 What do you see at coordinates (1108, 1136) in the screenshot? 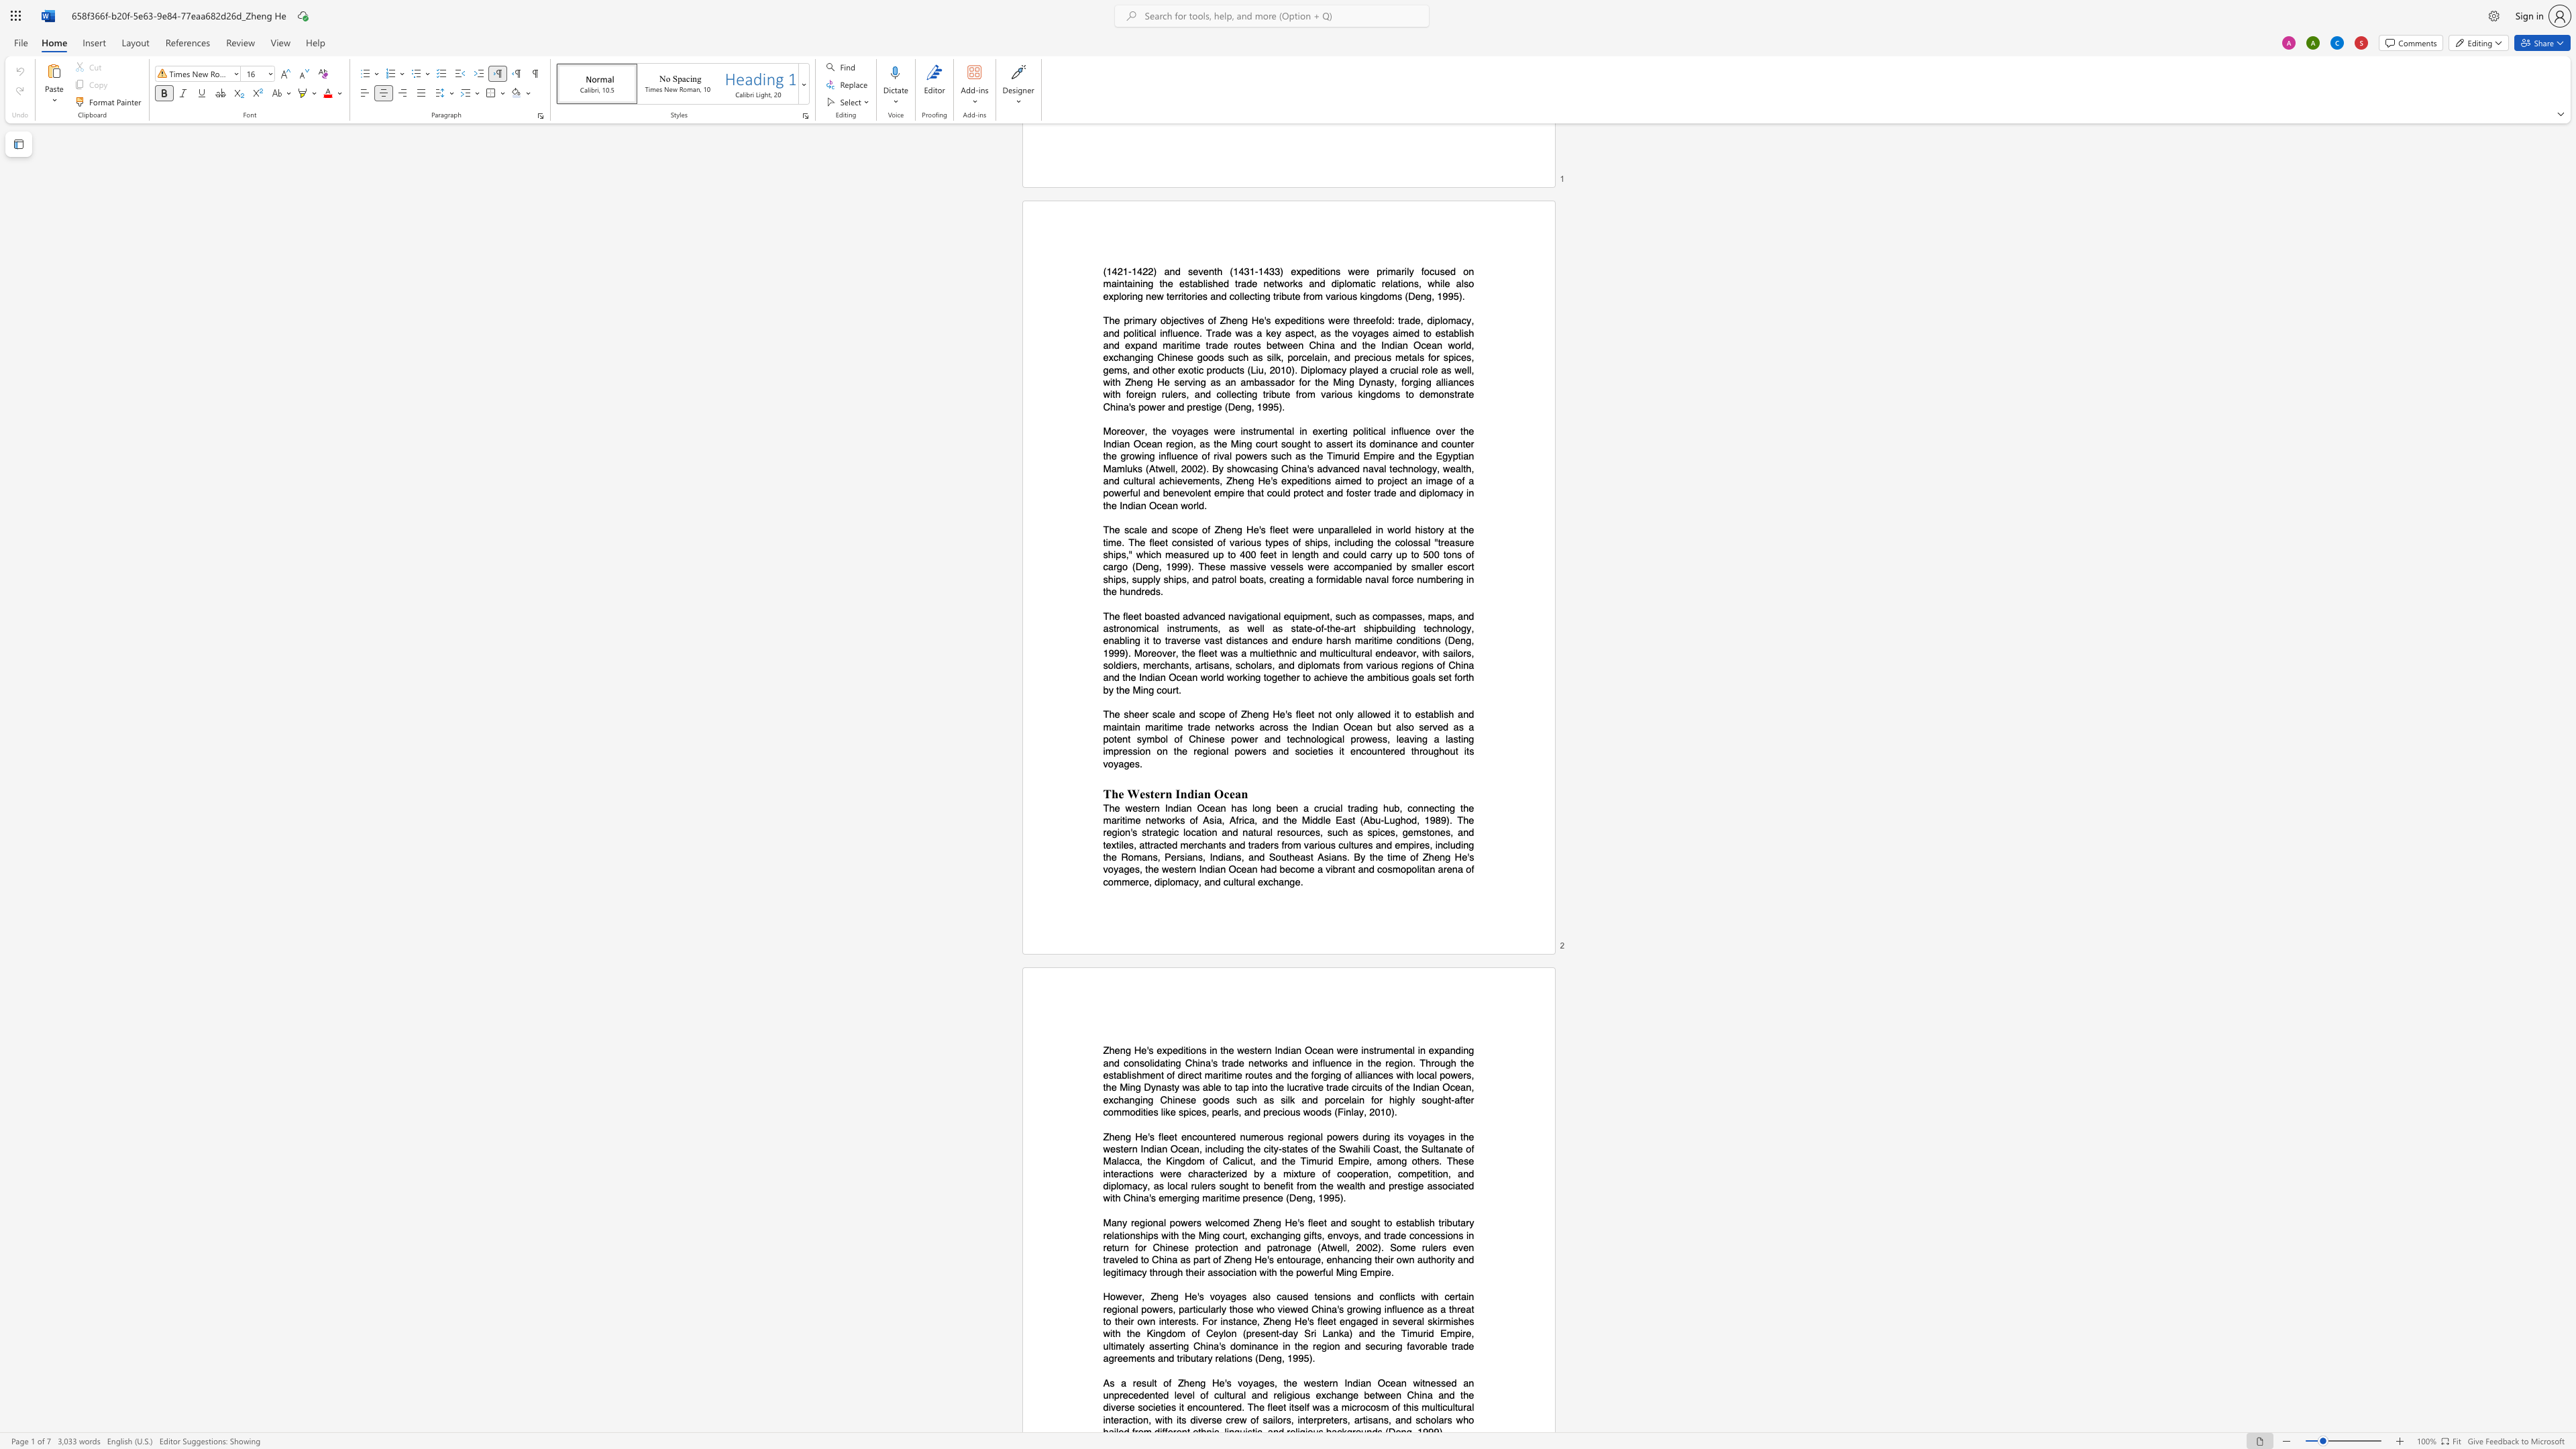
I see `the subset text "heng He" within the text "Zheng He"` at bounding box center [1108, 1136].